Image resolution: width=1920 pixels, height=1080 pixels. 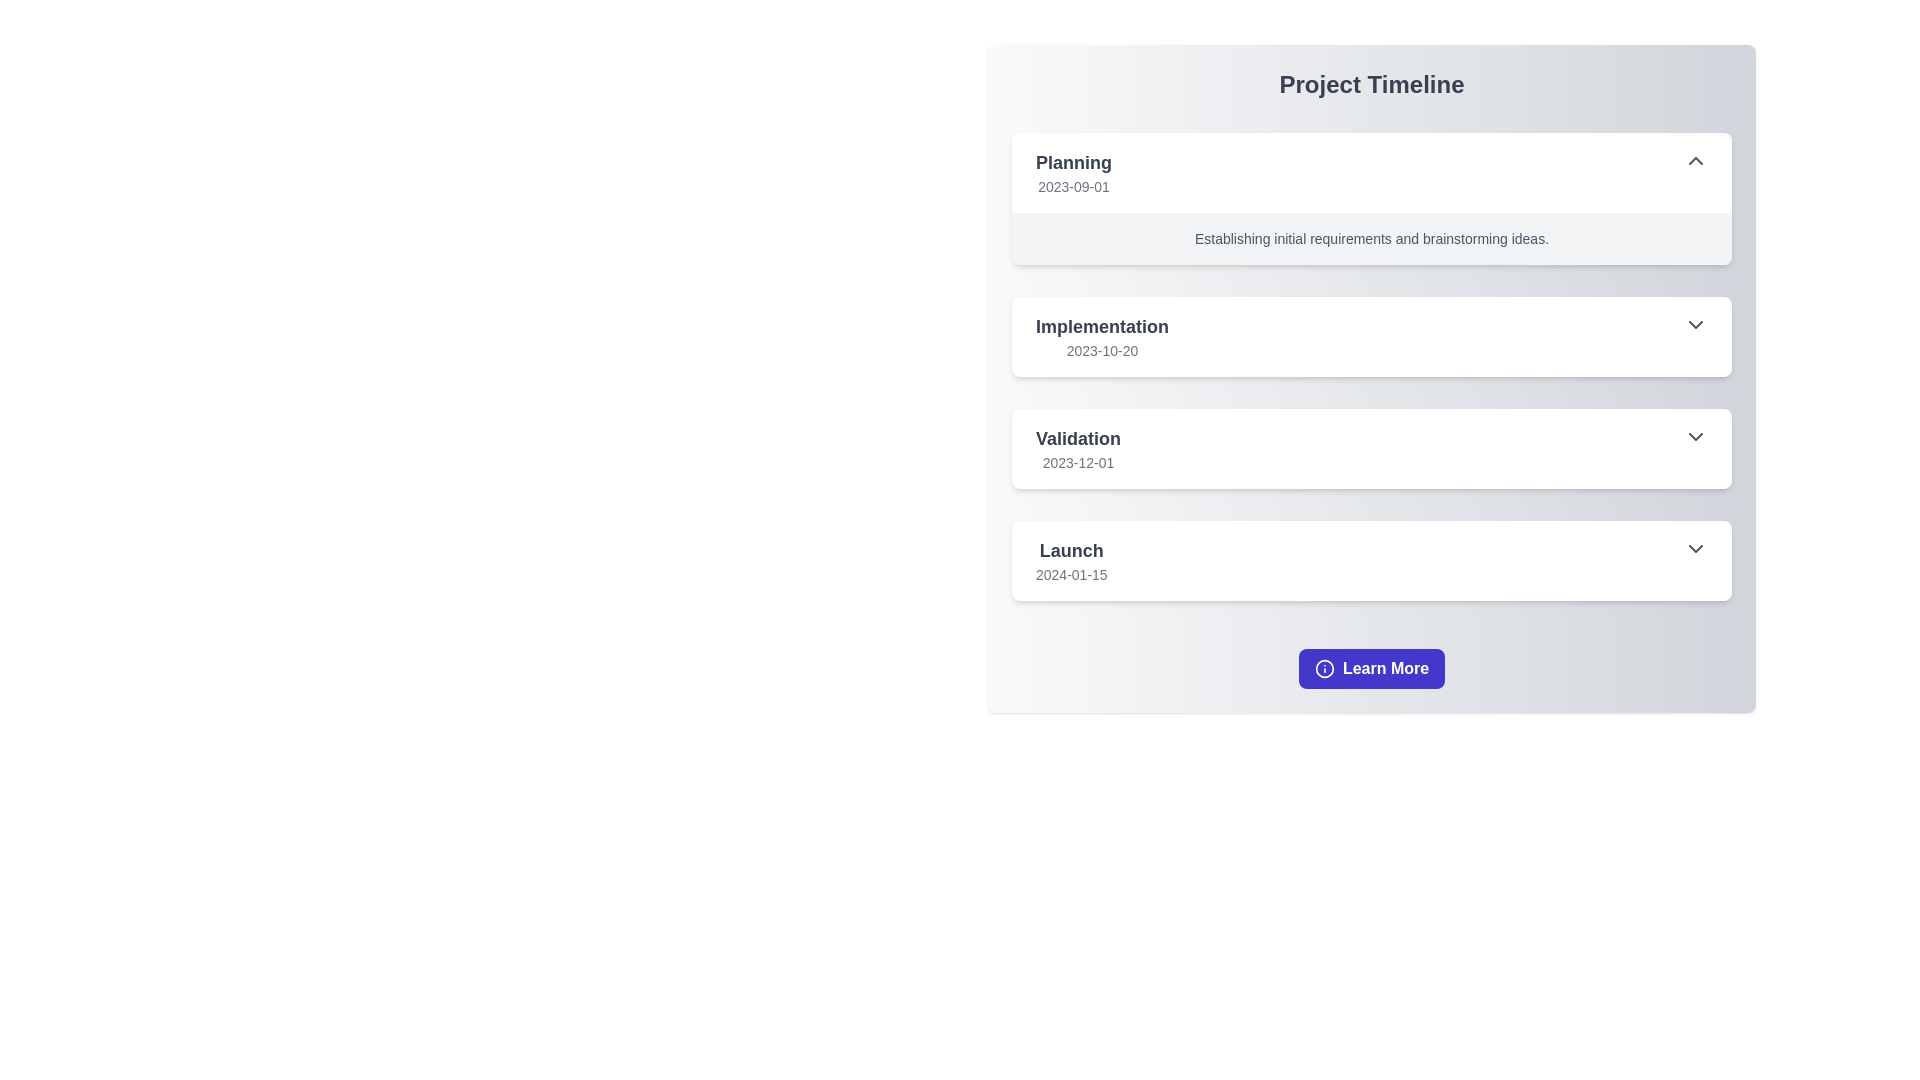 What do you see at coordinates (1101, 335) in the screenshot?
I see `the textual label displaying 'Implementation' with the date '2023-10-20', located in the second card under 'Project Timeline'` at bounding box center [1101, 335].